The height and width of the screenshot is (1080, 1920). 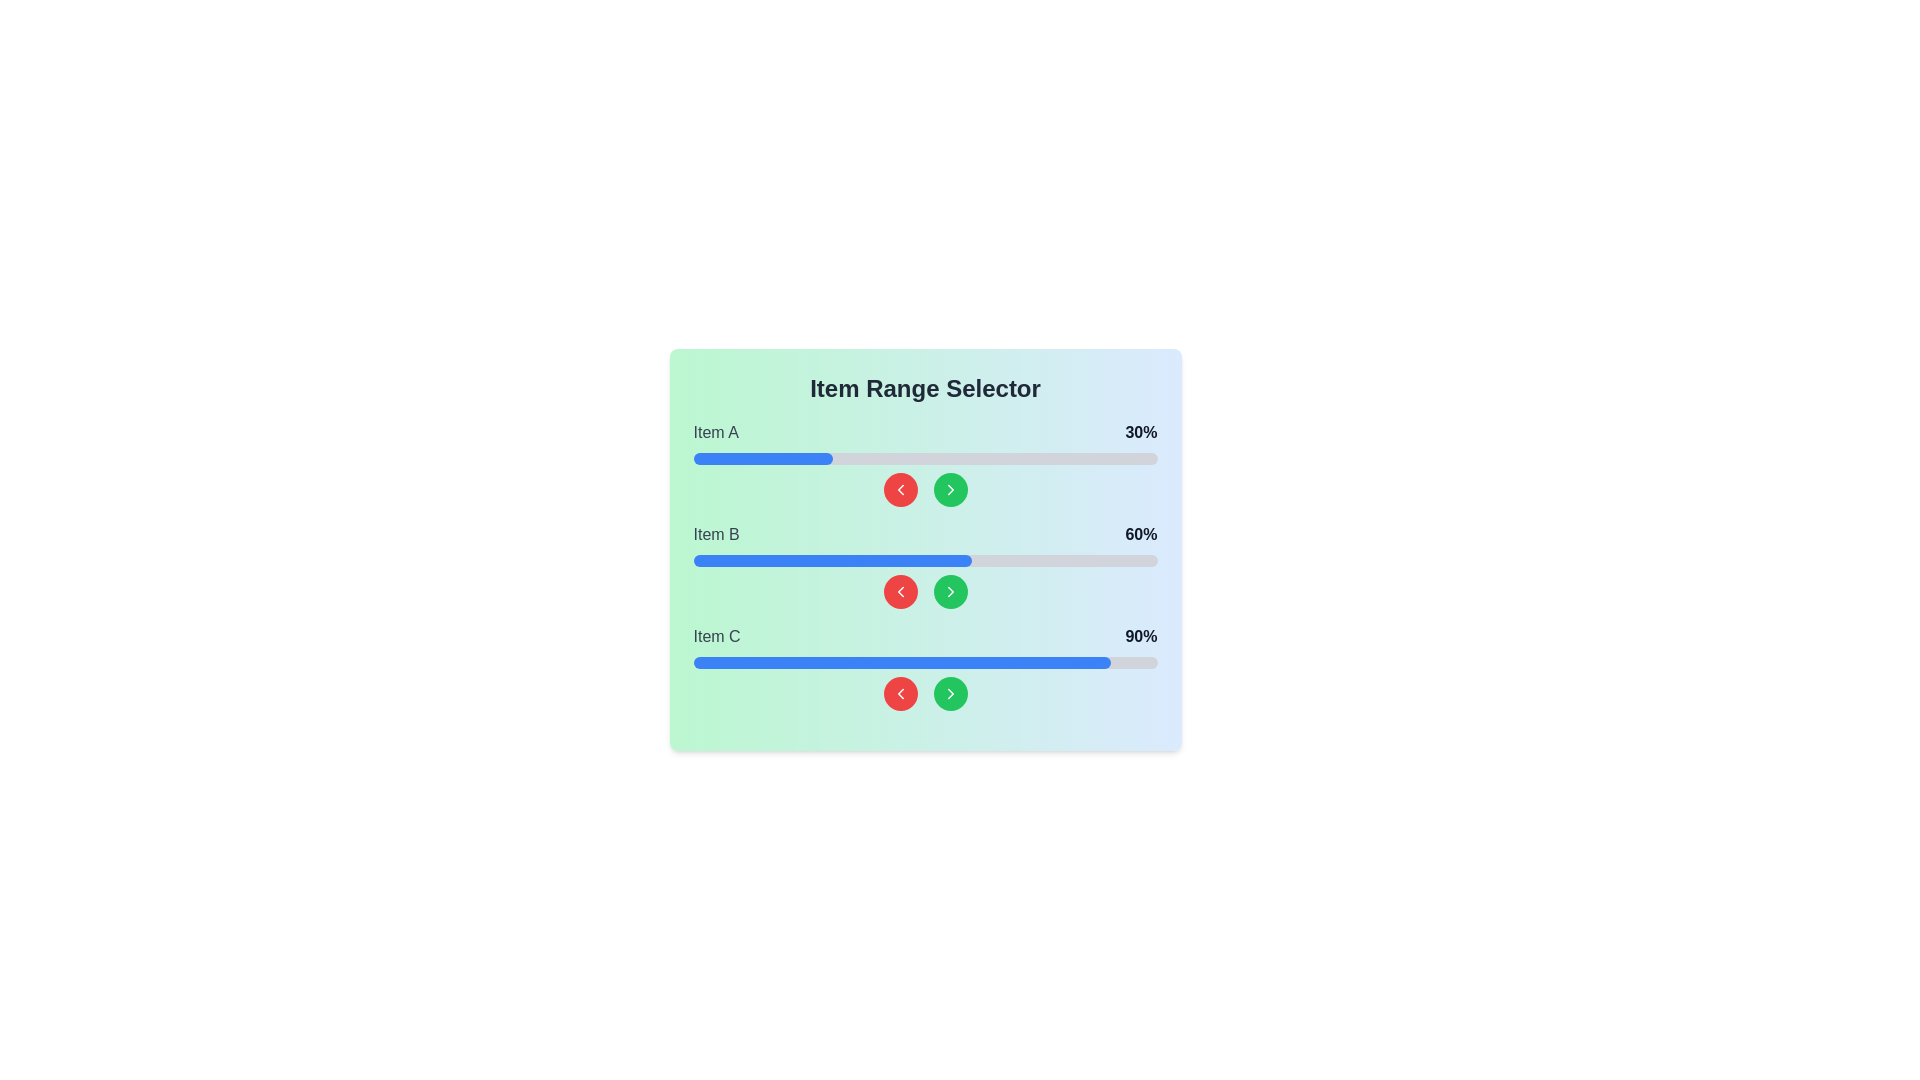 I want to click on the left arrow icon button with a red circular background, located to the left of the green circular button in the 'Item B' range slider, so click(x=899, y=489).